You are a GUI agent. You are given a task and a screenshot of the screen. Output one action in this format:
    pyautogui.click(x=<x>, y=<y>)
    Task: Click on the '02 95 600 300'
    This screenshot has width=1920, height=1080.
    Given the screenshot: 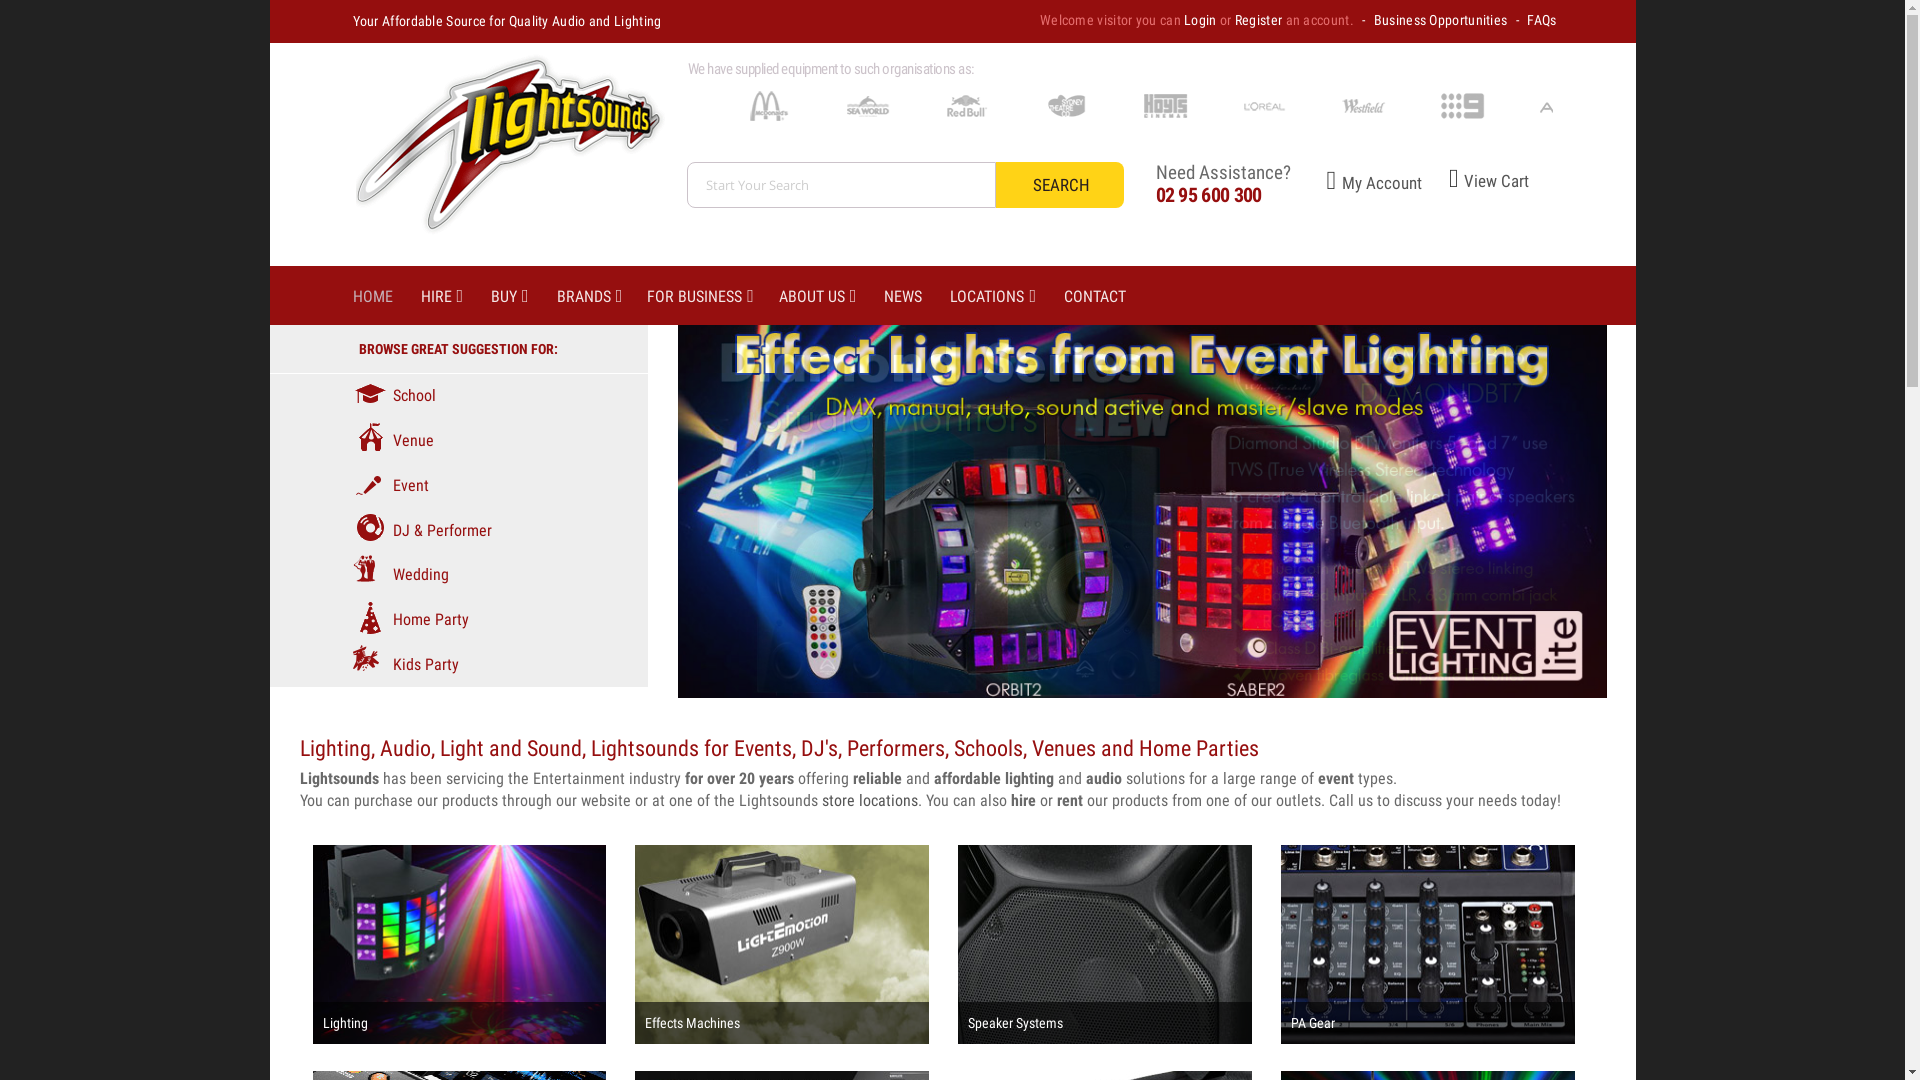 What is the action you would take?
    pyautogui.click(x=1208, y=195)
    